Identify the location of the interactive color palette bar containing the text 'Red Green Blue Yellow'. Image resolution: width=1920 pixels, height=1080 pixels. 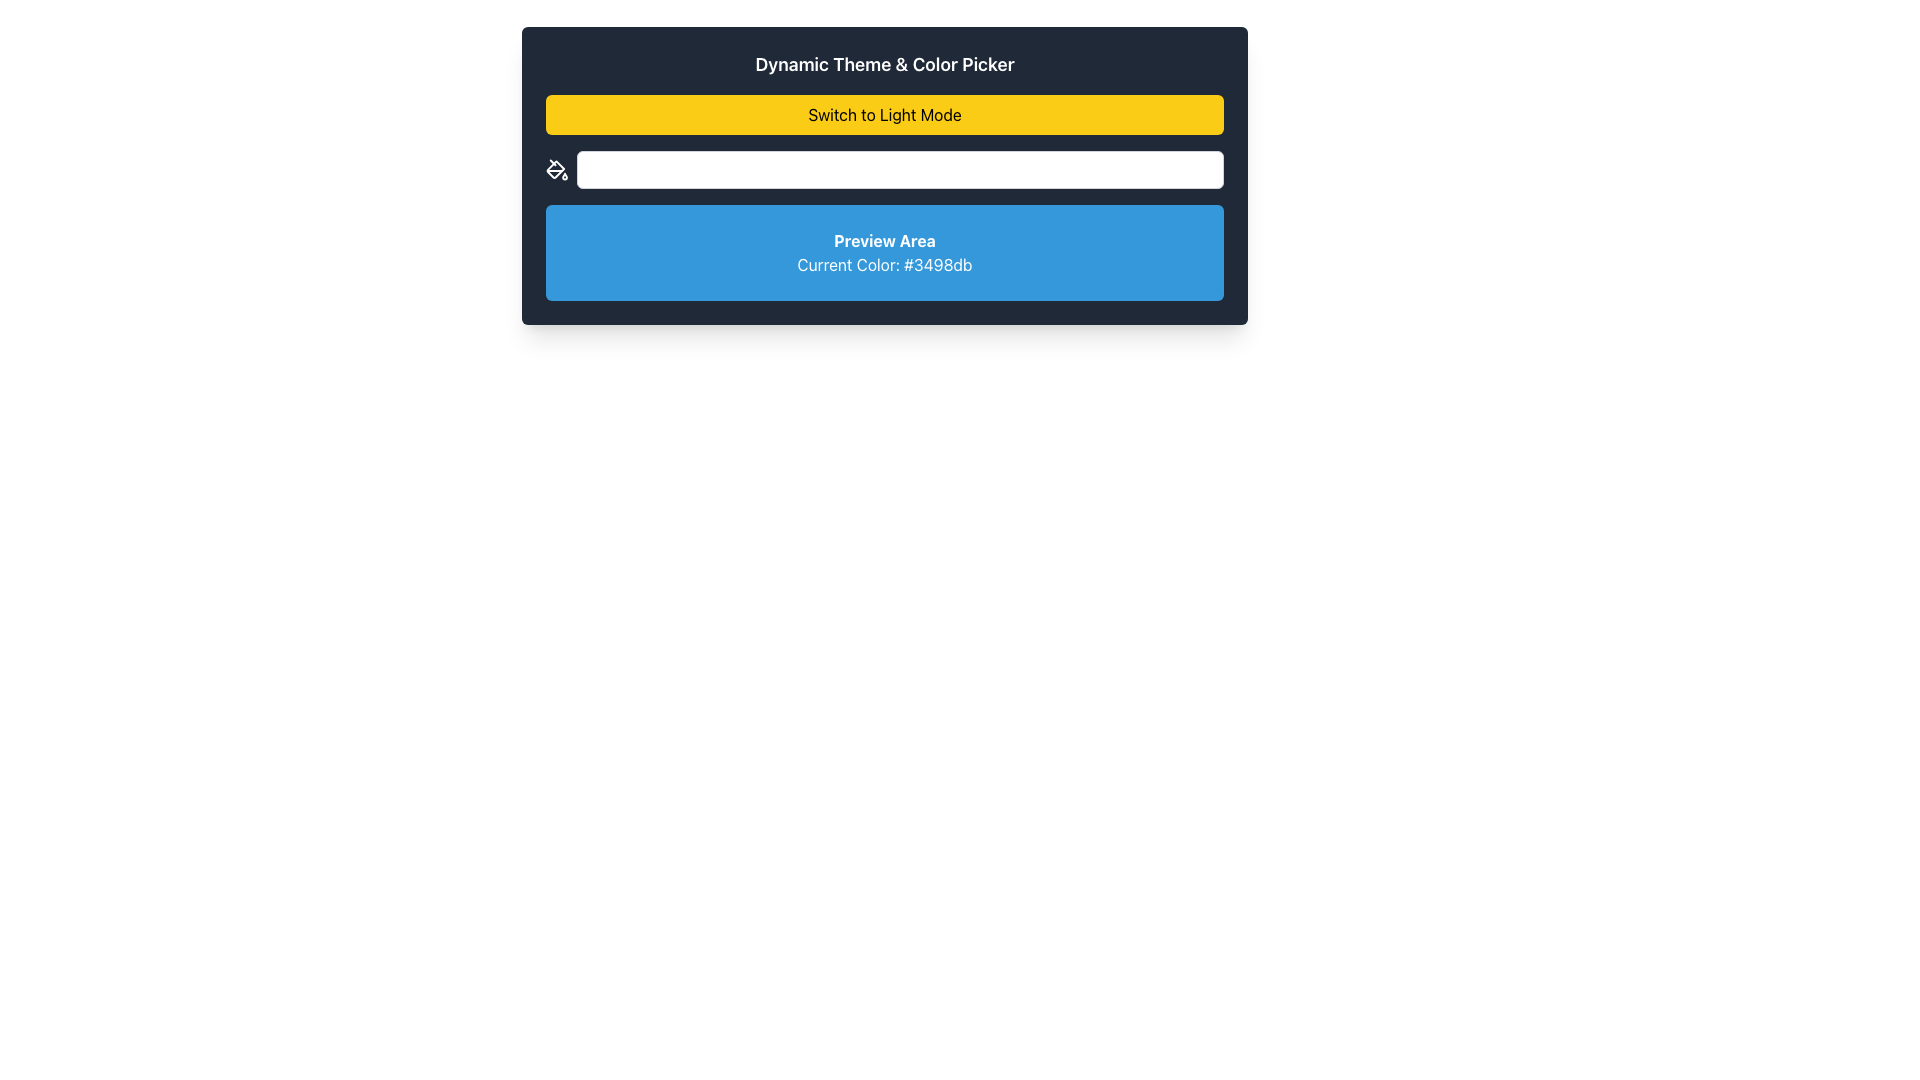
(883, 168).